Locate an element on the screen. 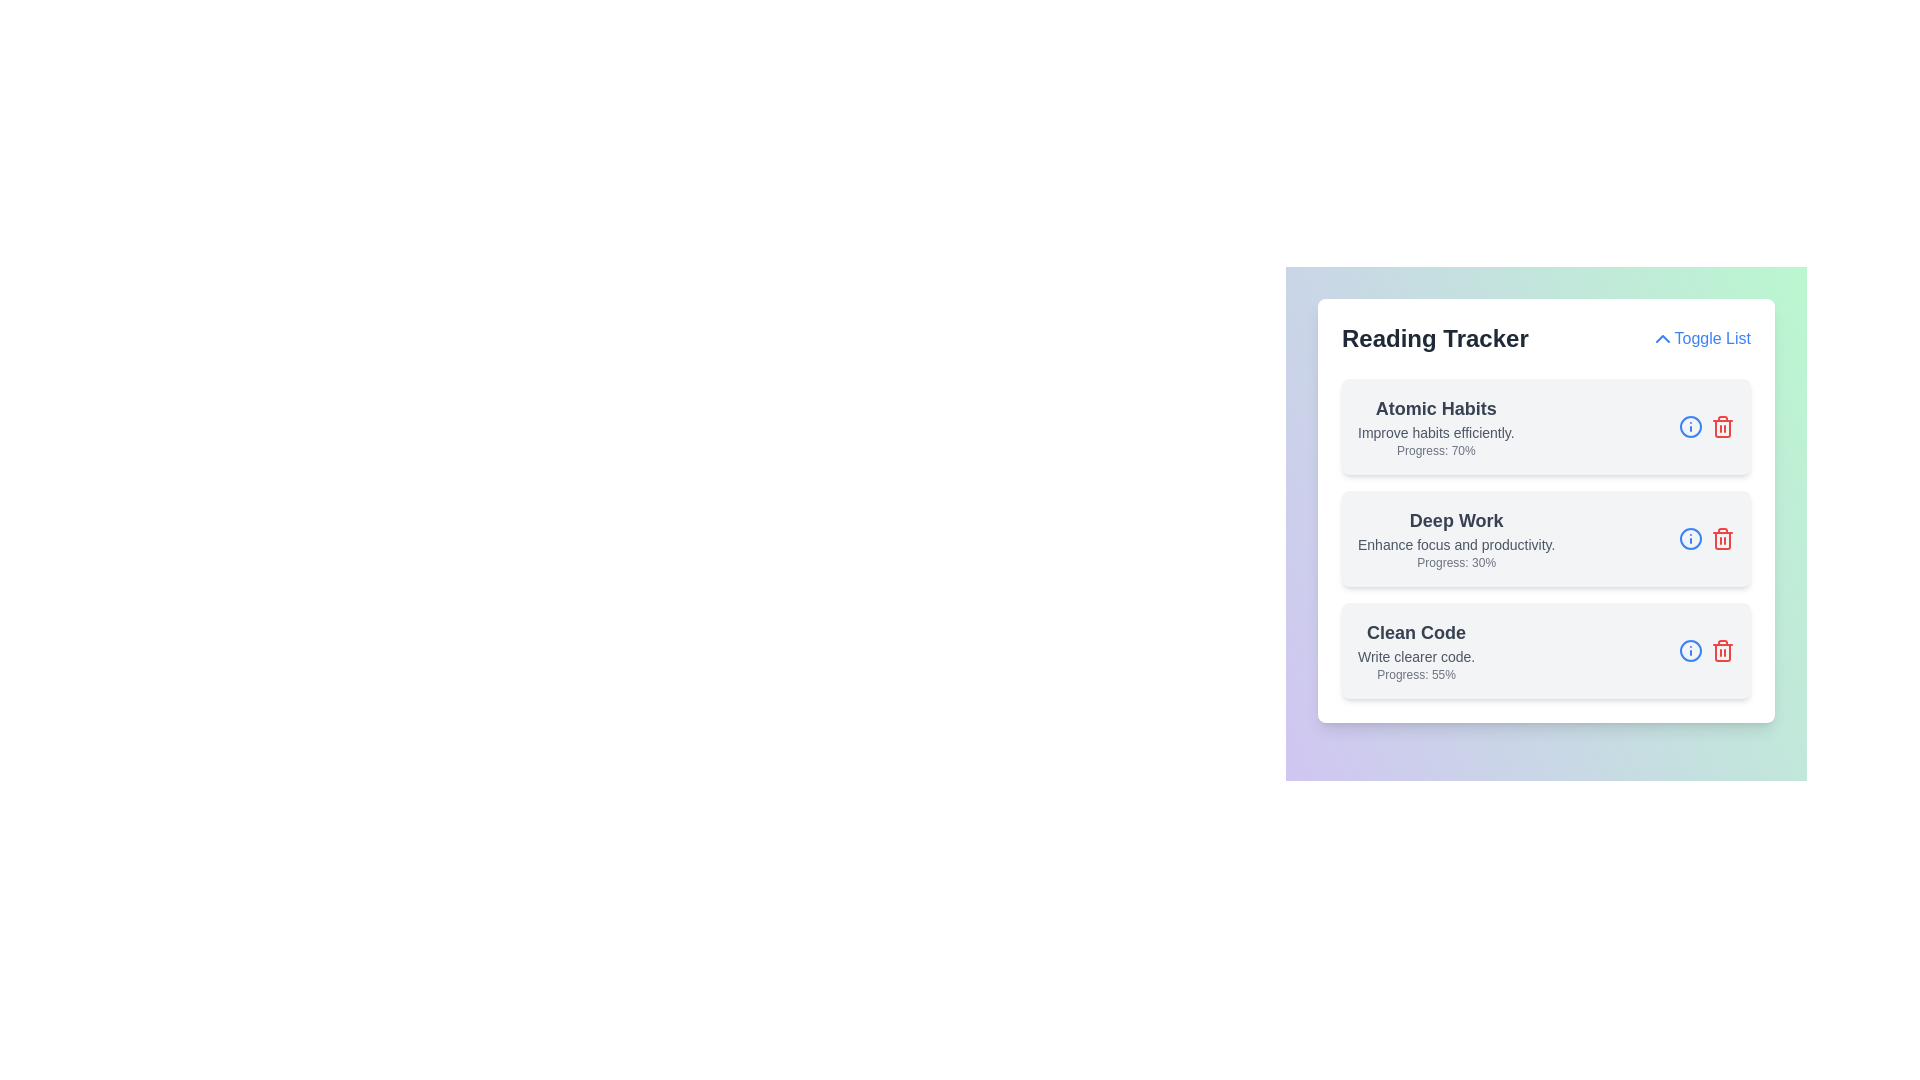  the topmost entry in the reading tracker list, which displays the title of a book, its brief description, and the progress percentage is located at coordinates (1435, 426).